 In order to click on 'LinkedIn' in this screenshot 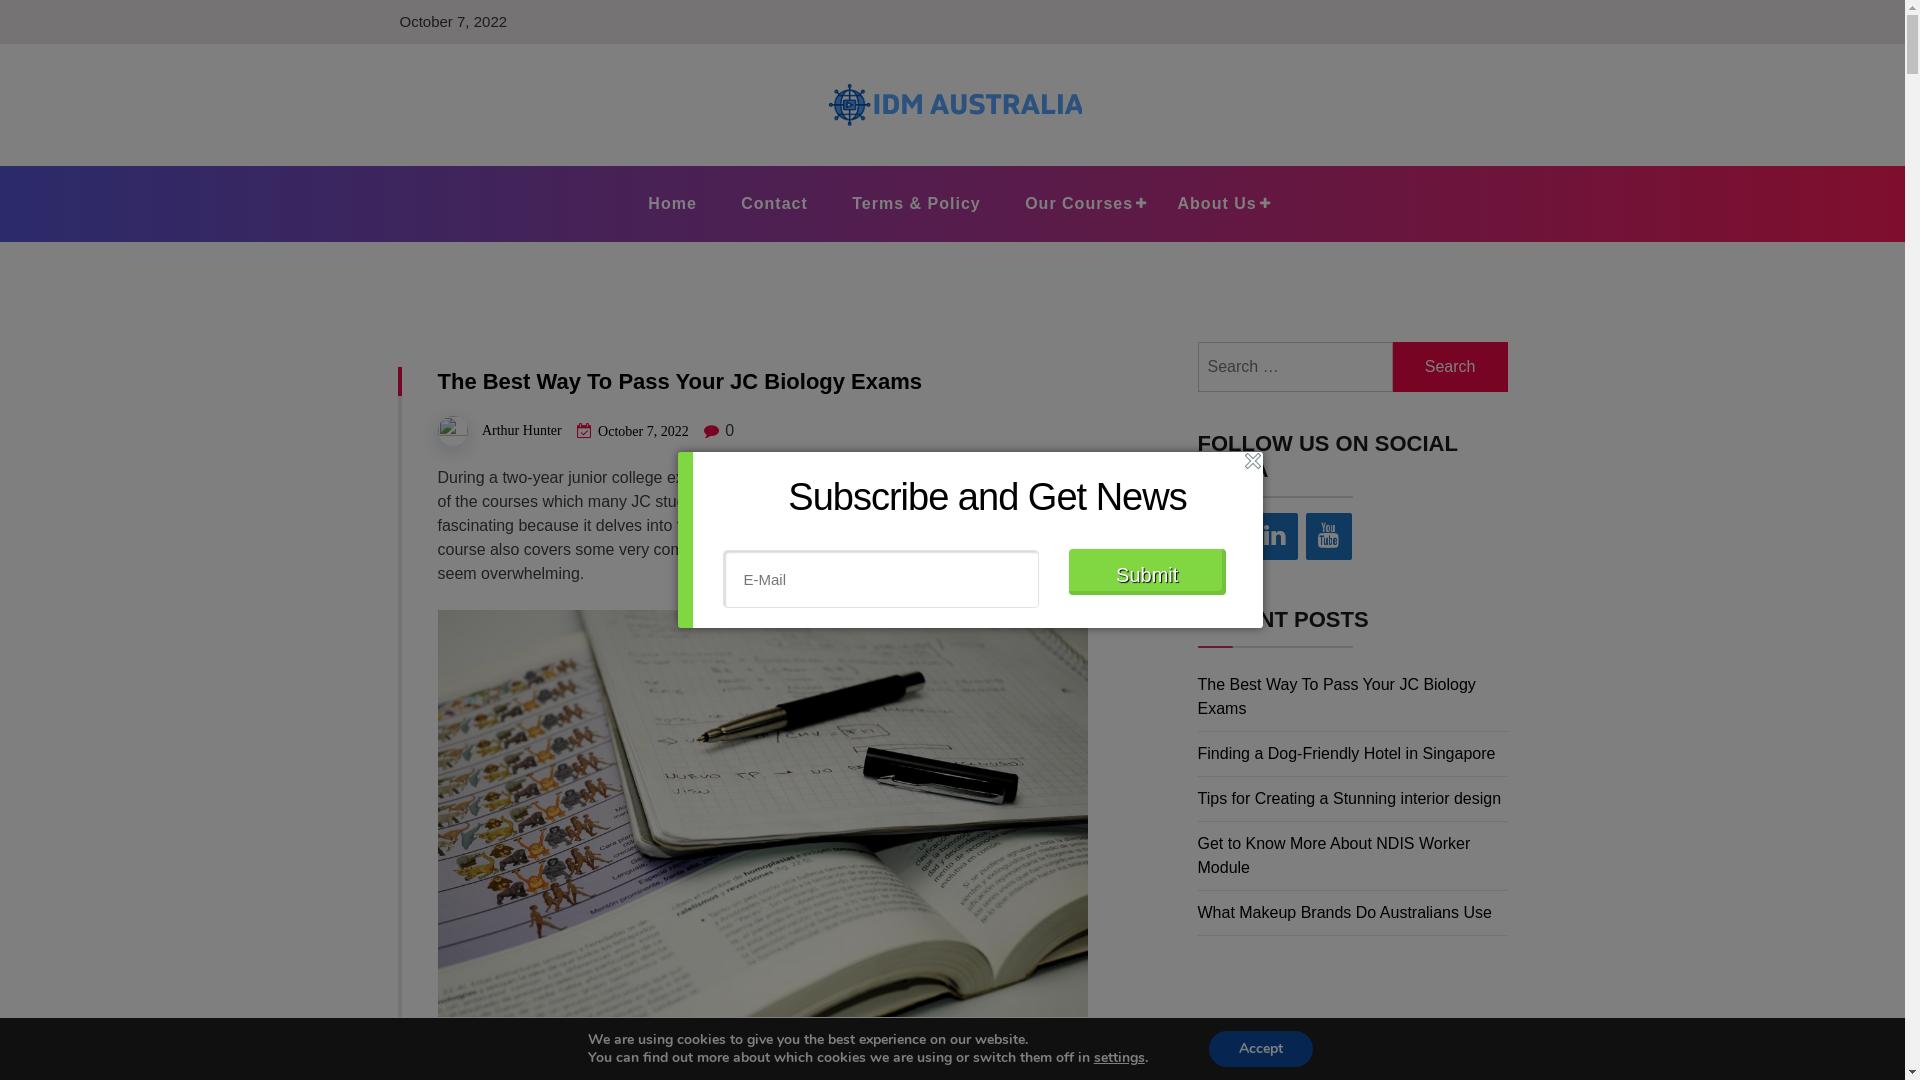, I will do `click(1274, 535)`.